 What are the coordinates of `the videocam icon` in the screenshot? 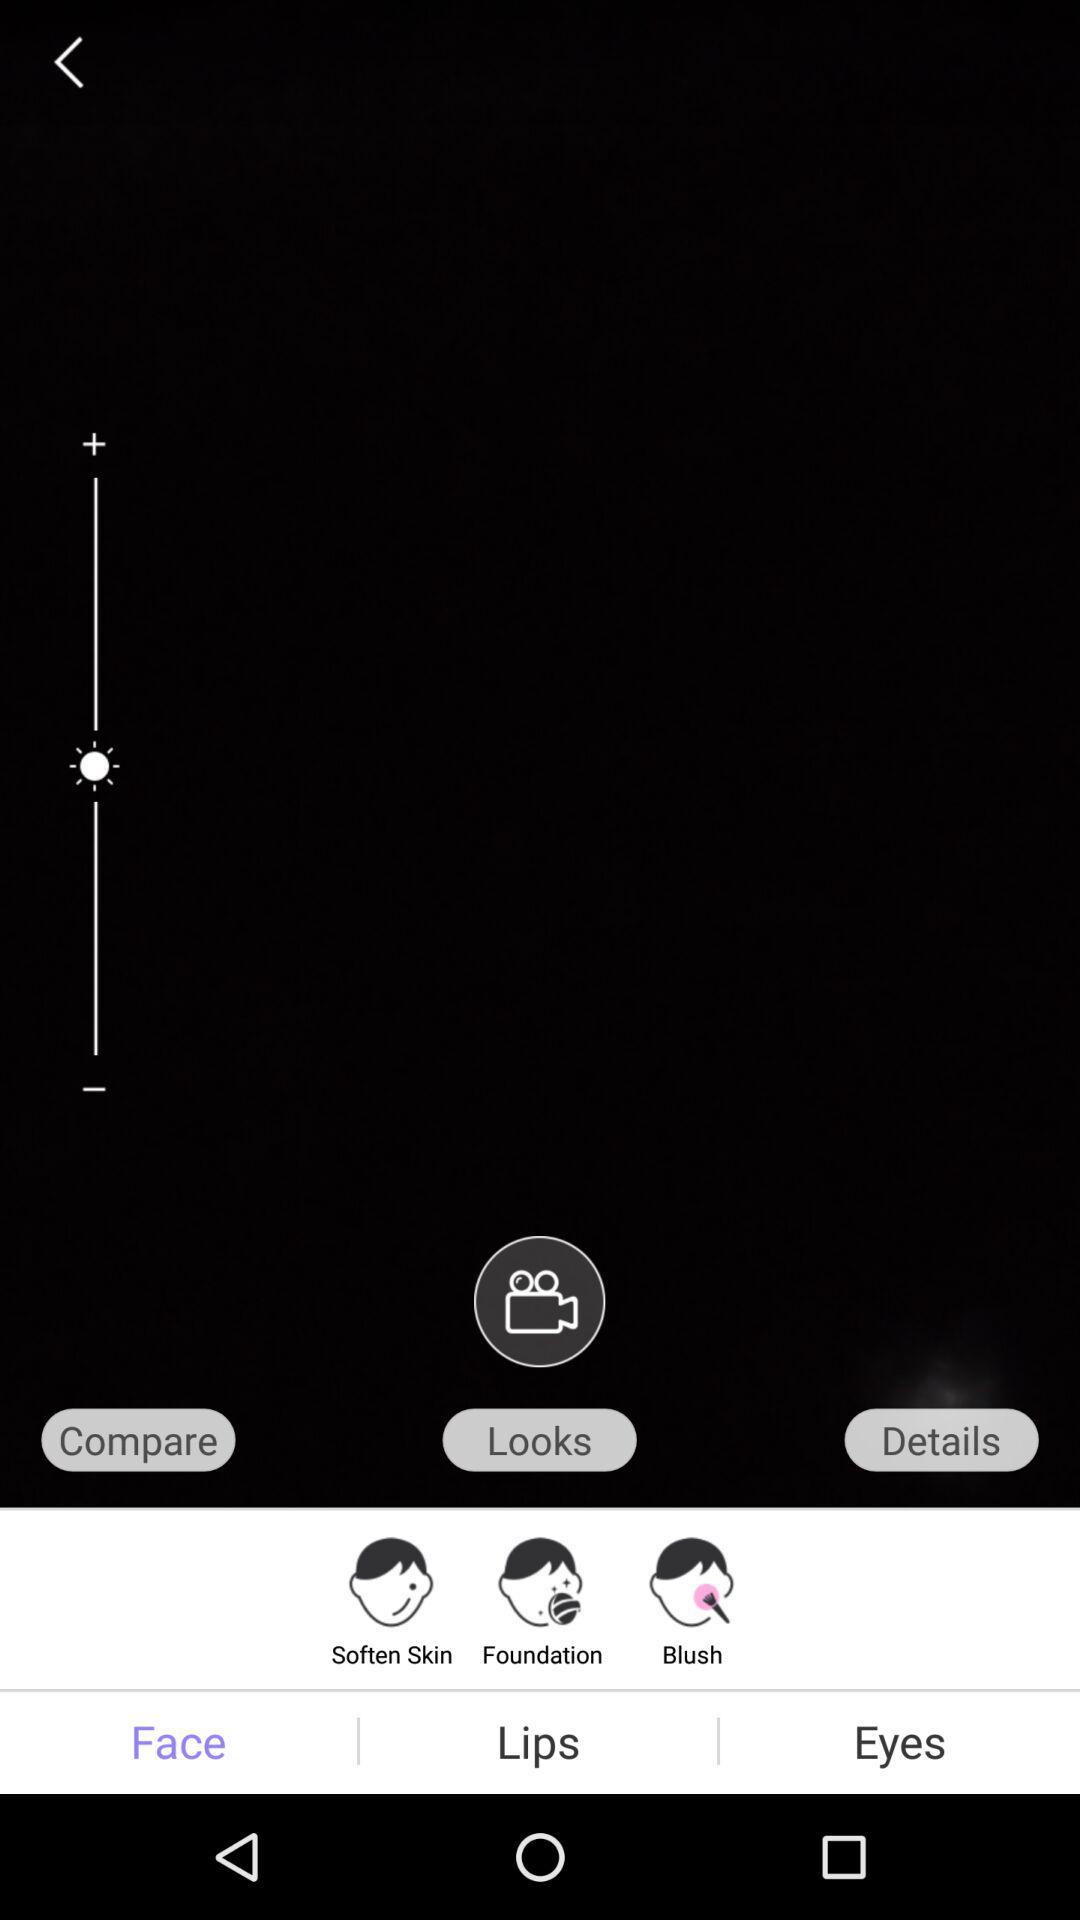 It's located at (538, 1391).